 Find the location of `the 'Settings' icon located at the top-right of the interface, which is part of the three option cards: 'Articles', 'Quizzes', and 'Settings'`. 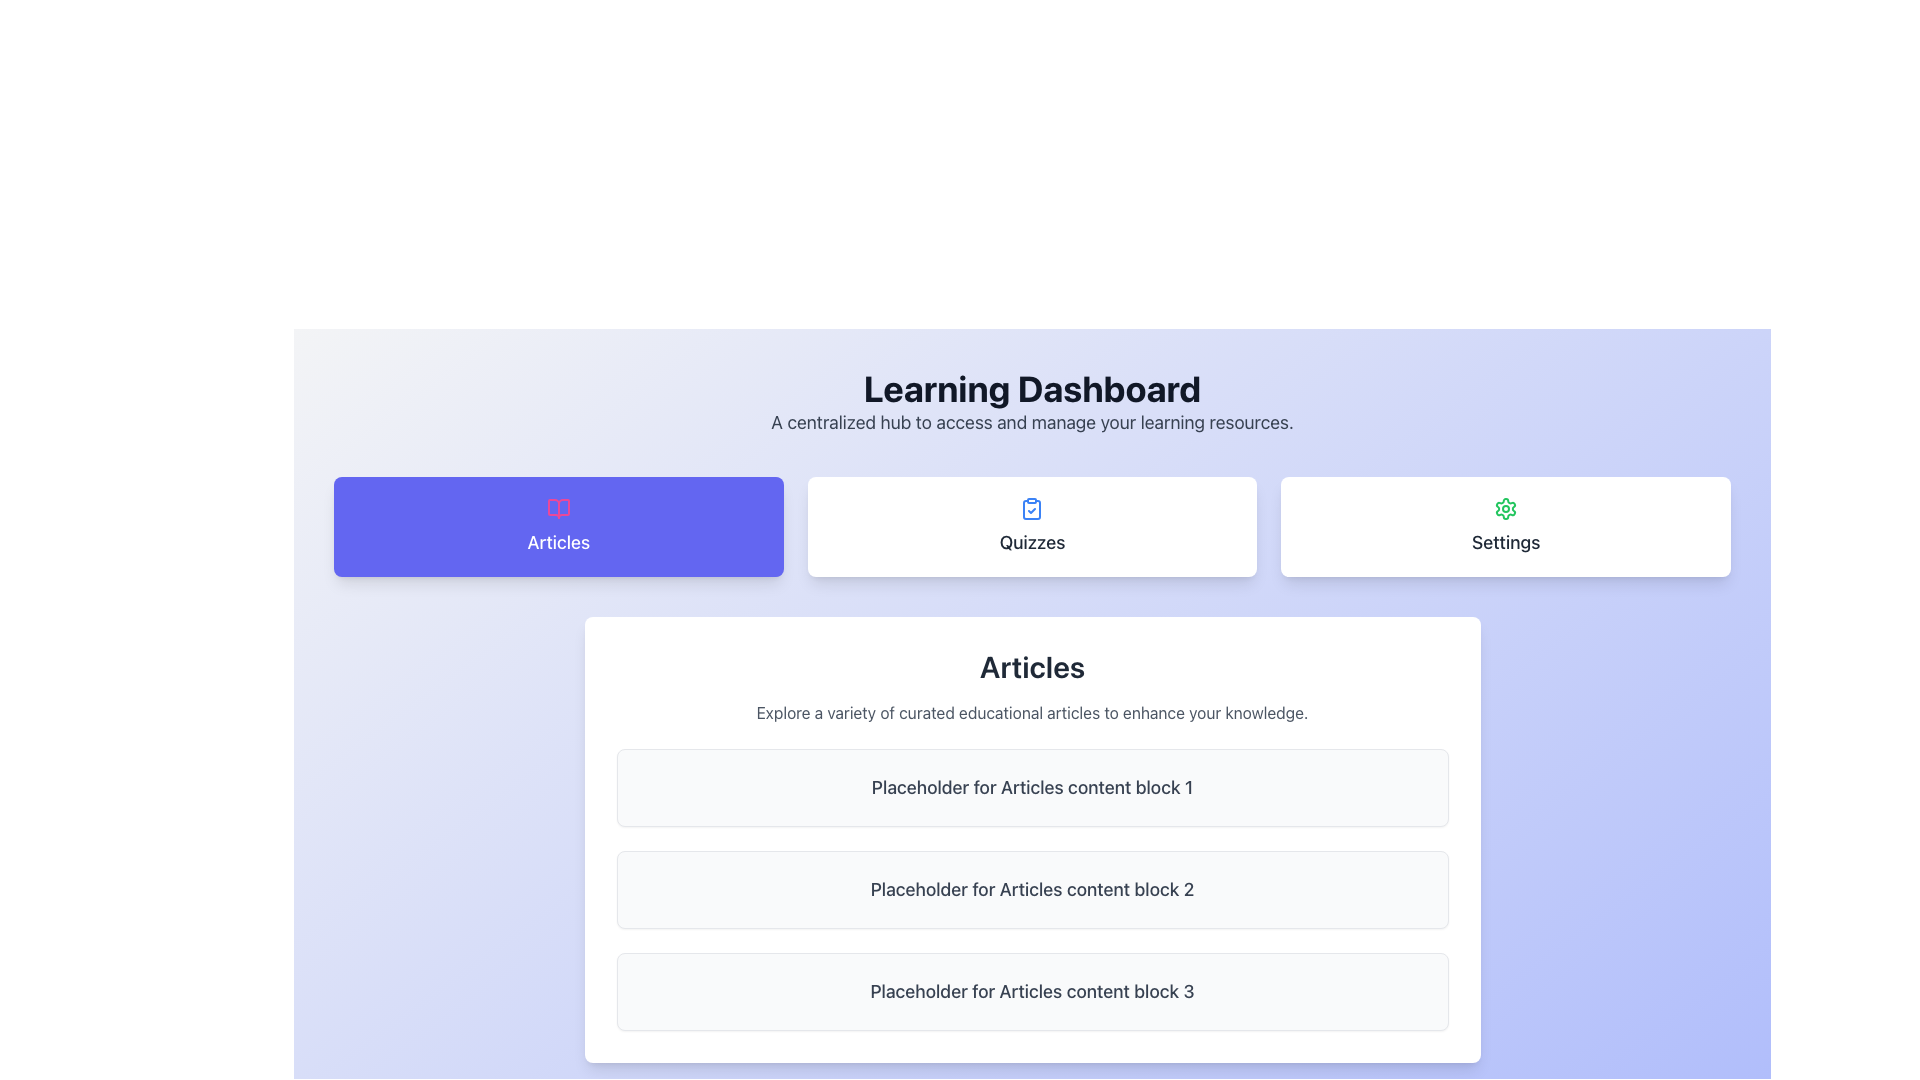

the 'Settings' icon located at the top-right of the interface, which is part of the three option cards: 'Articles', 'Quizzes', and 'Settings' is located at coordinates (1506, 508).